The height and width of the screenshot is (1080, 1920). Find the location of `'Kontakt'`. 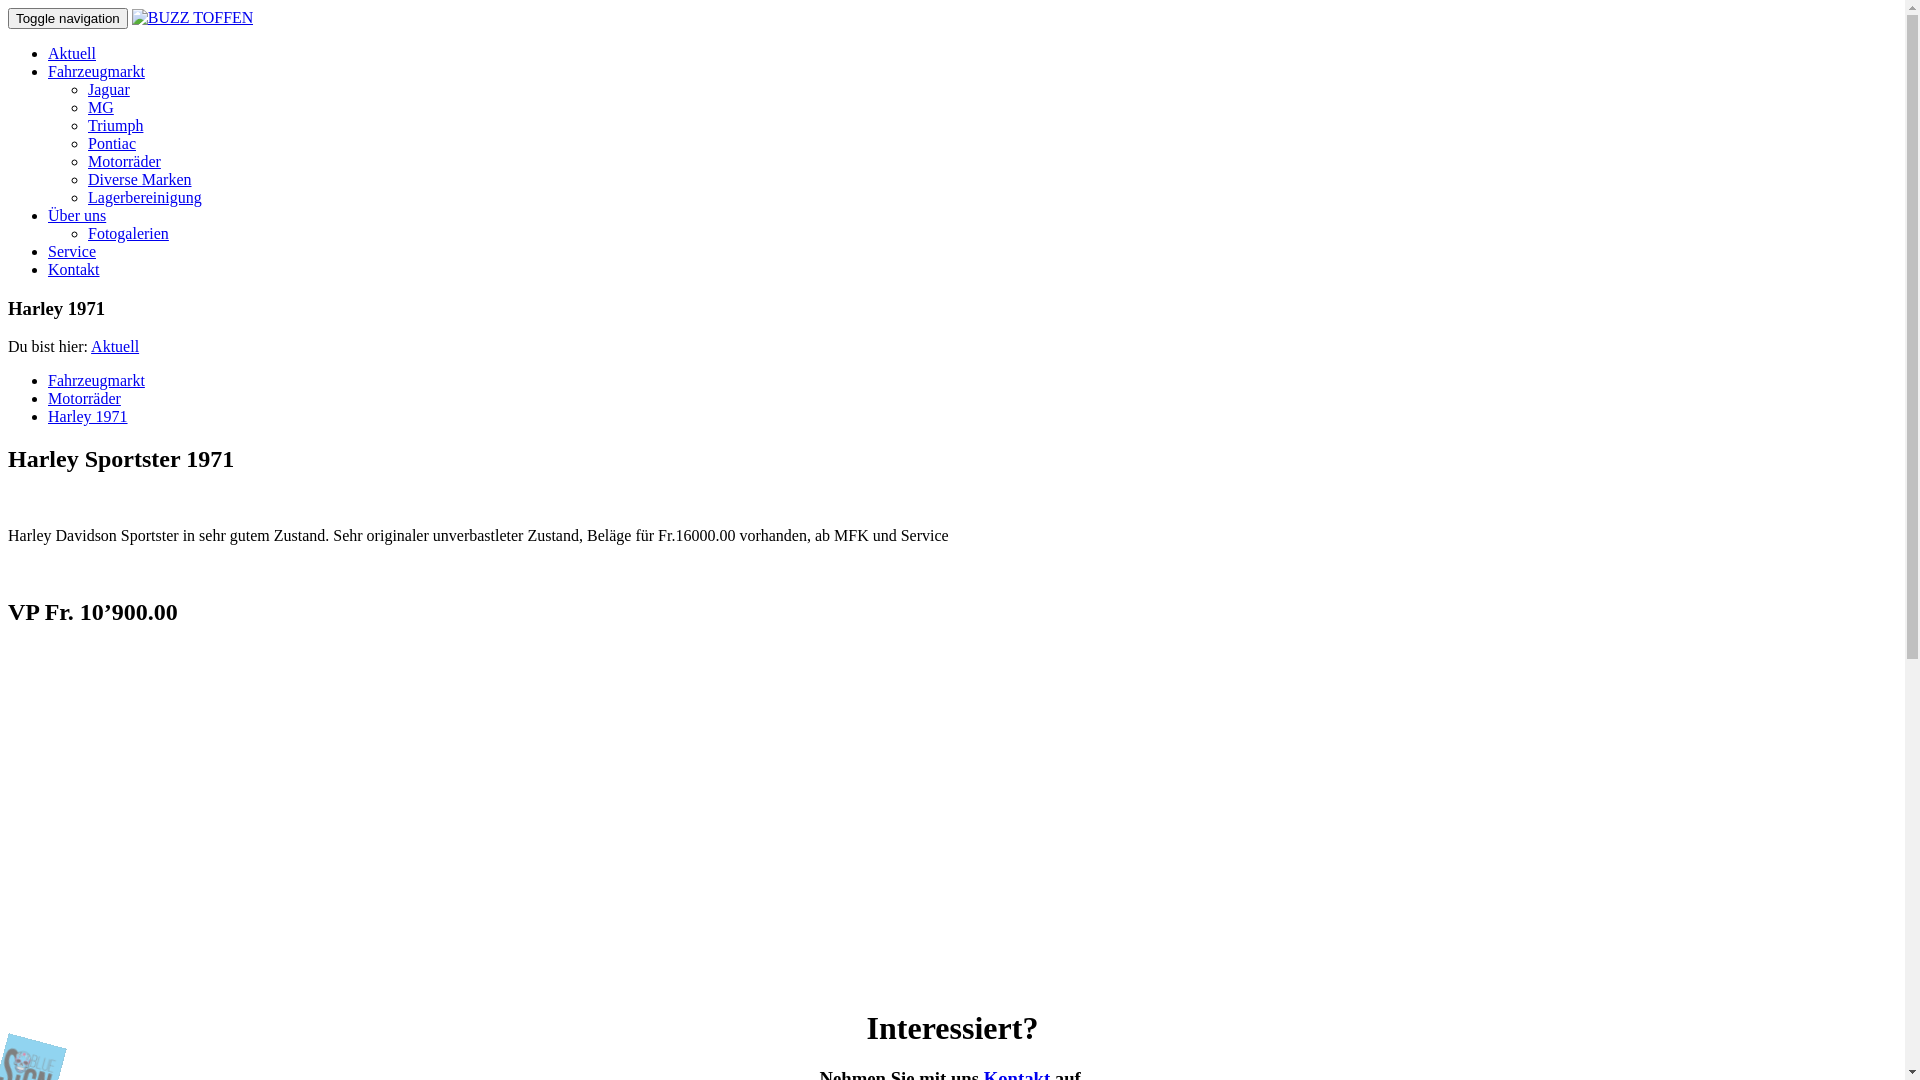

'Kontakt' is located at coordinates (73, 268).